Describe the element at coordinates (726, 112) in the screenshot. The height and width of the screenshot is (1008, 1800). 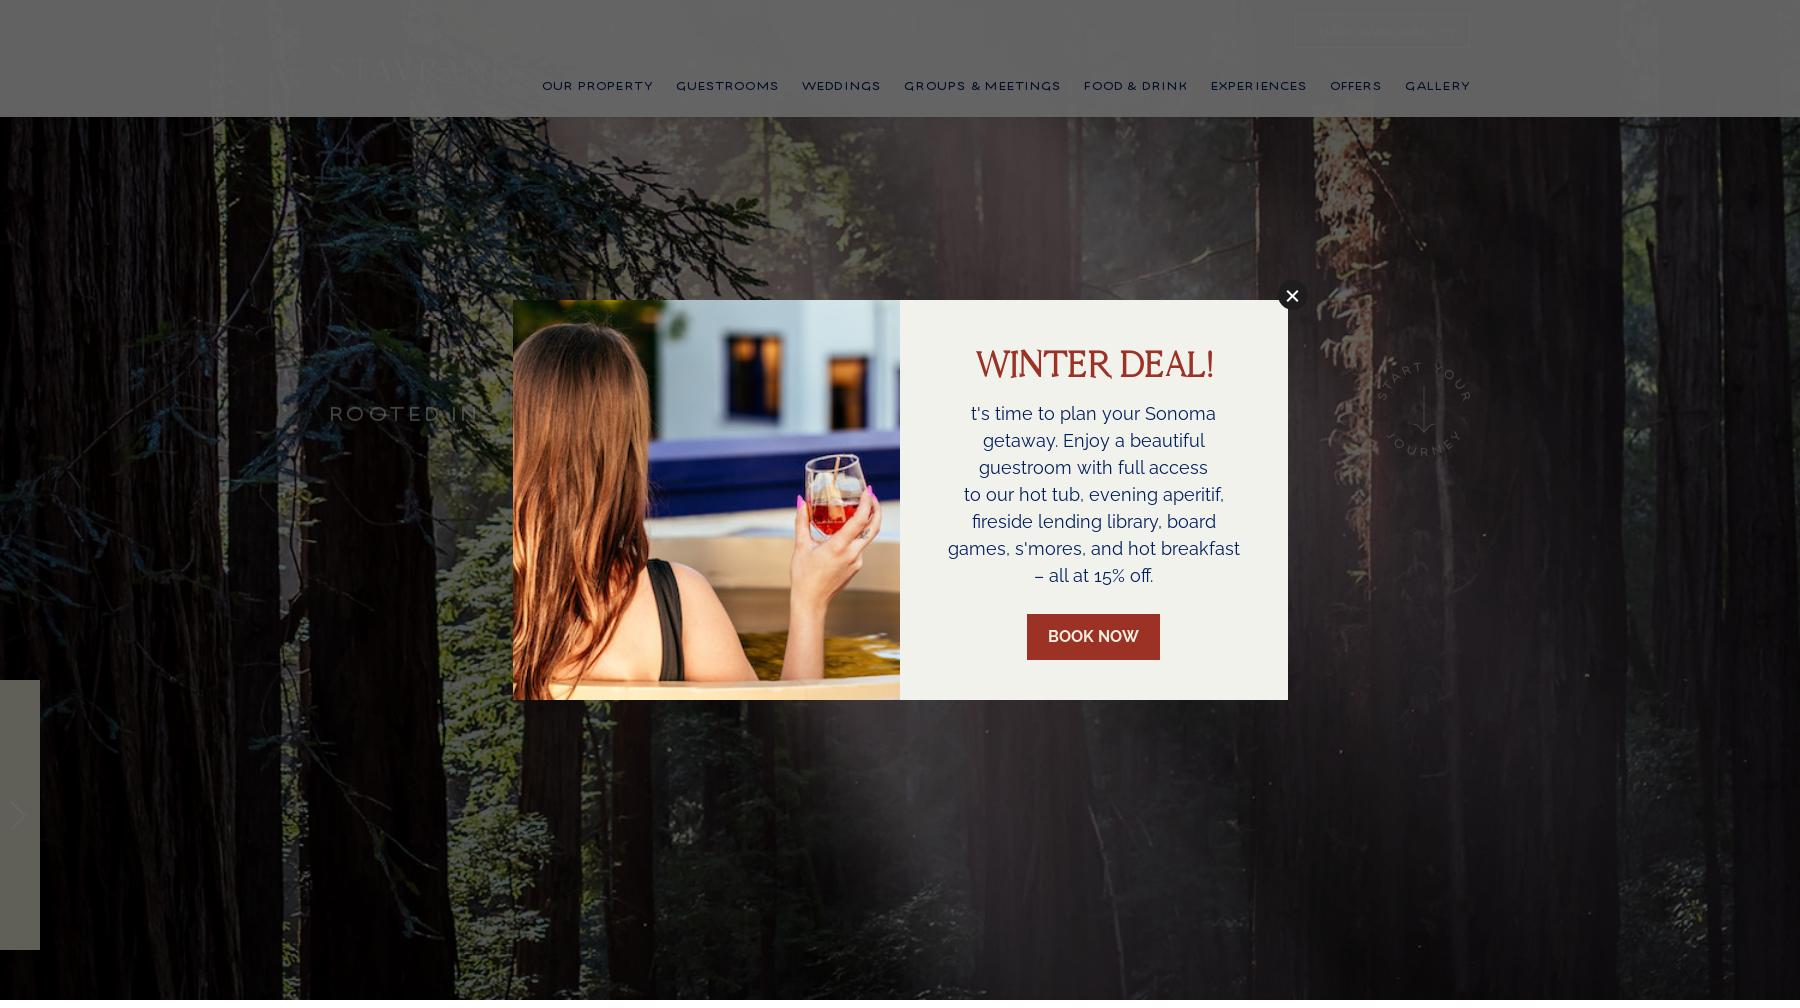
I see `'Guestrooms'` at that location.